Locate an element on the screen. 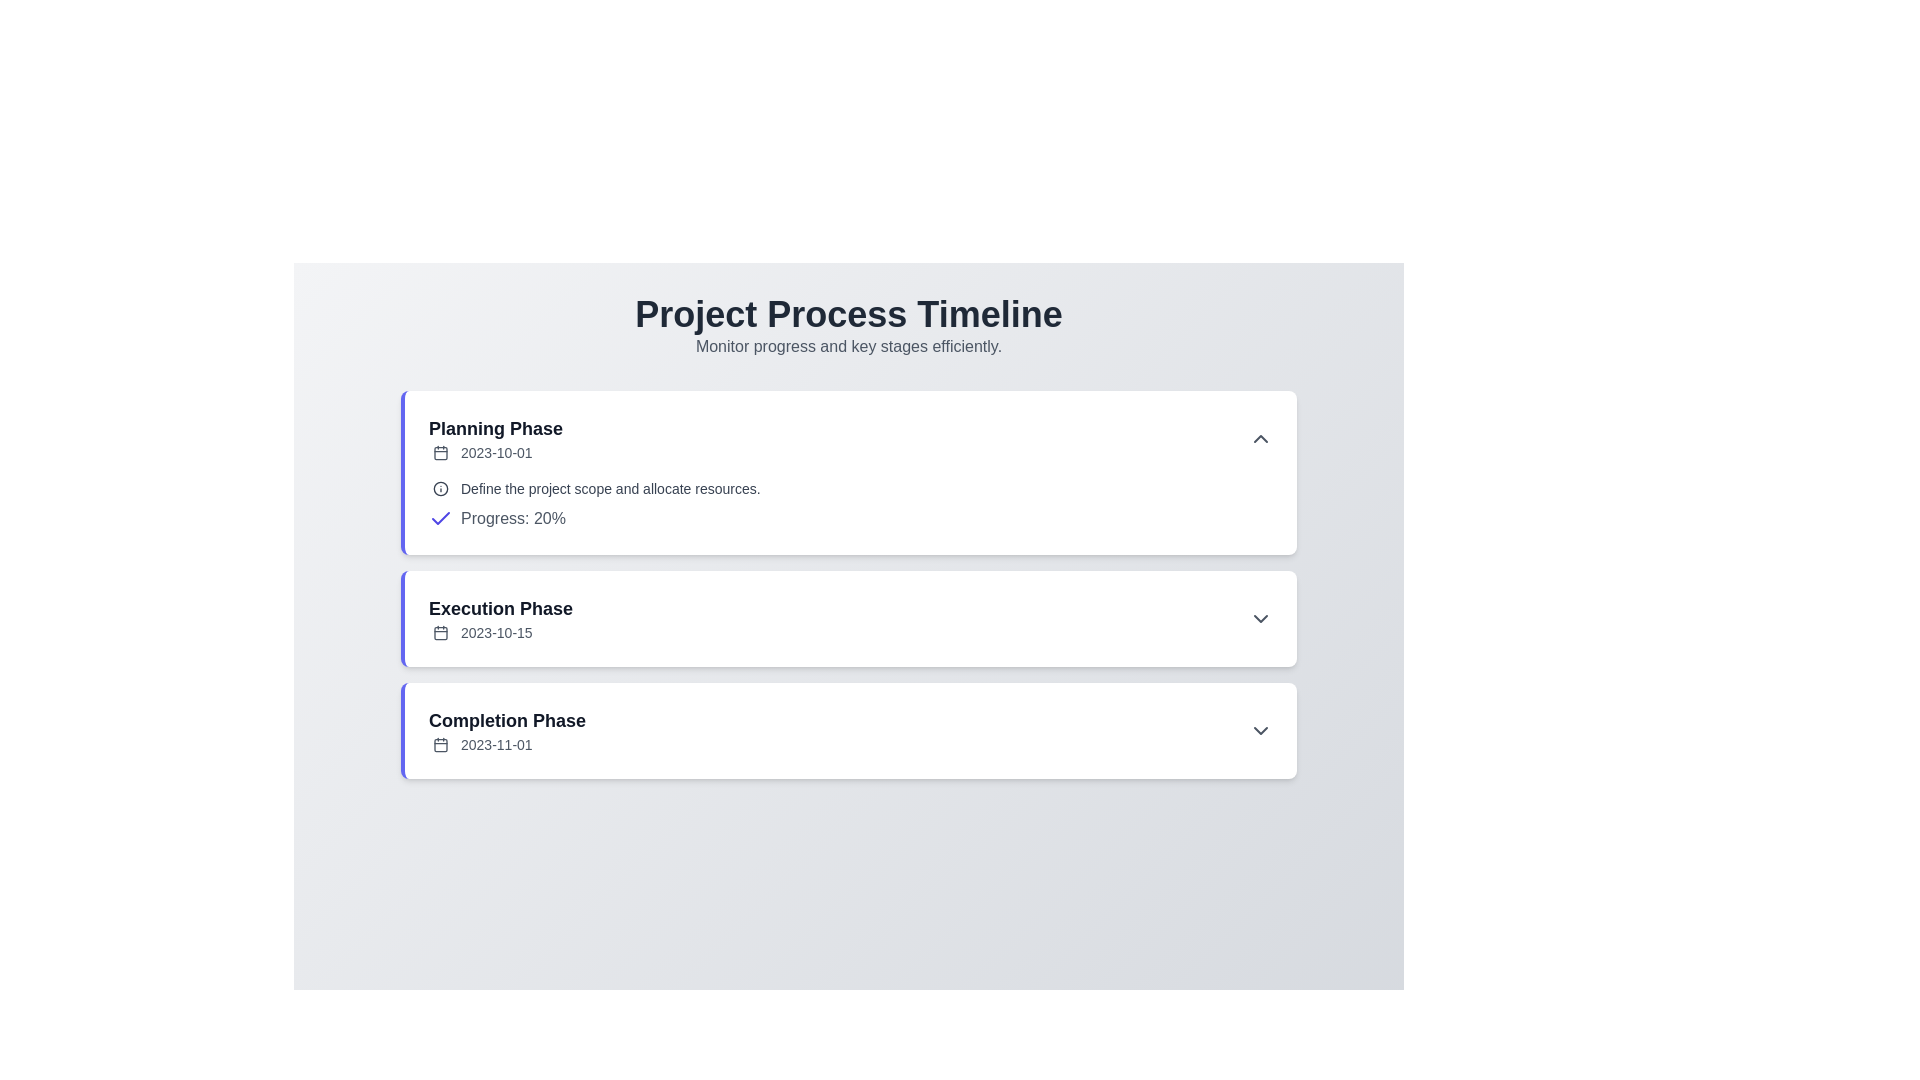  the composite display element titled 'Completion Phase' with the date '2023-11-01' and a calendar icon on the left, located at the bottom of the vertical sequence of elements is located at coordinates (507, 731).